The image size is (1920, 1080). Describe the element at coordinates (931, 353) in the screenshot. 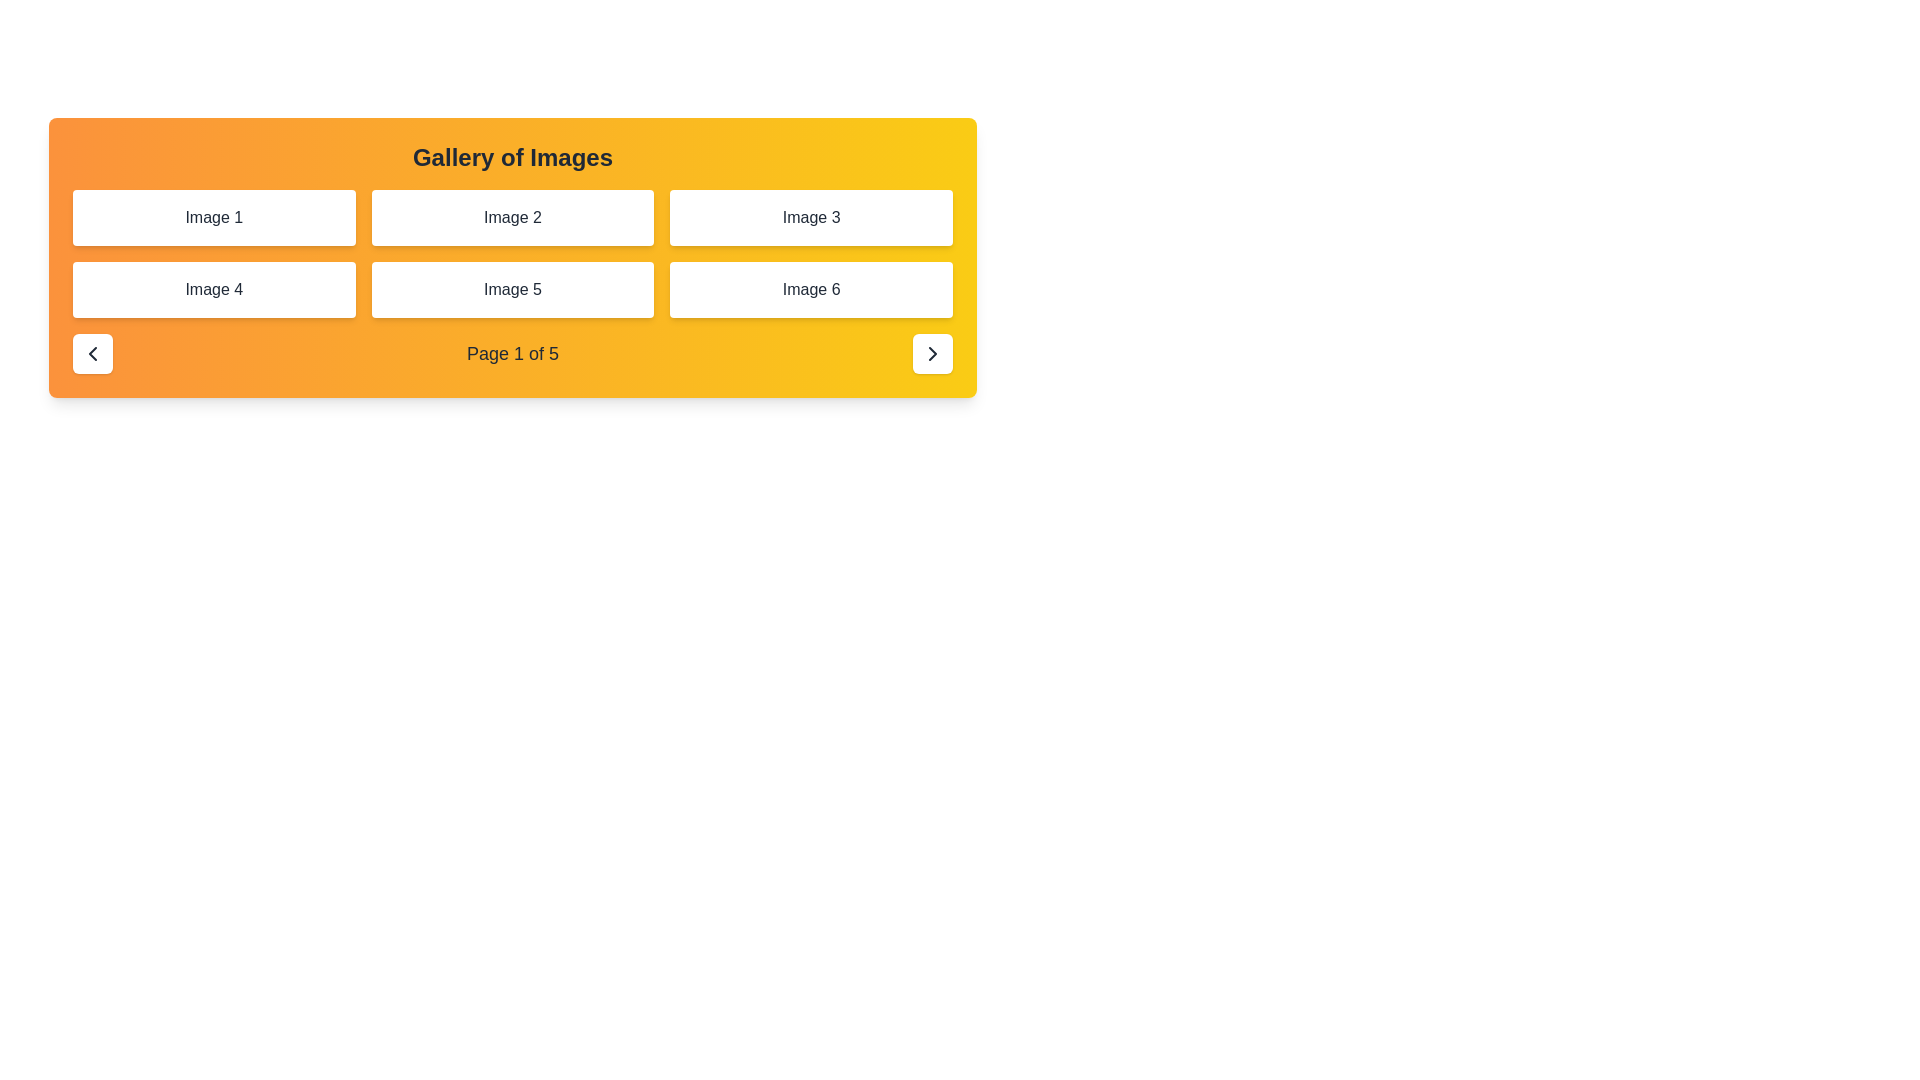

I see `the right arrow icon within the 'Next' button located at the bottom-right corner of the card interface` at that location.